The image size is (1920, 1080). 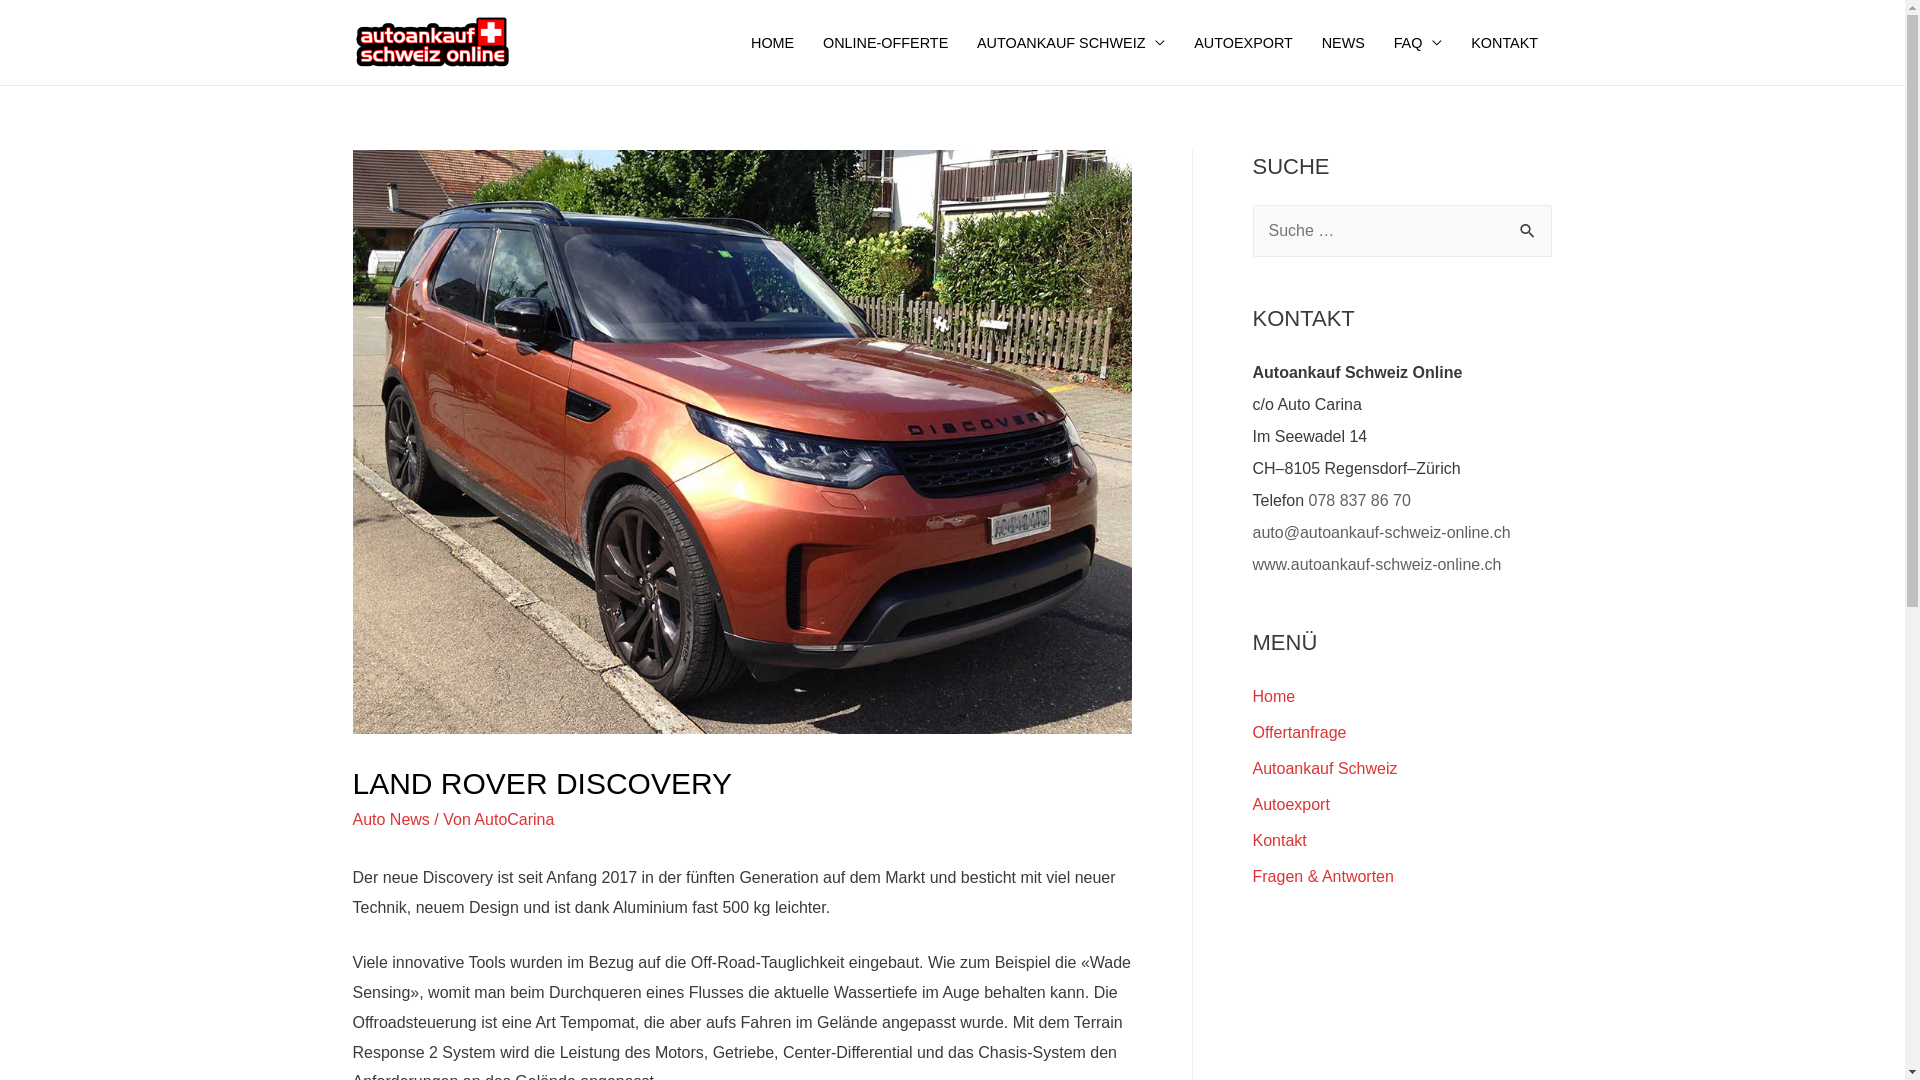 What do you see at coordinates (1375, 564) in the screenshot?
I see `'www.autoankauf-schweiz-online.ch'` at bounding box center [1375, 564].